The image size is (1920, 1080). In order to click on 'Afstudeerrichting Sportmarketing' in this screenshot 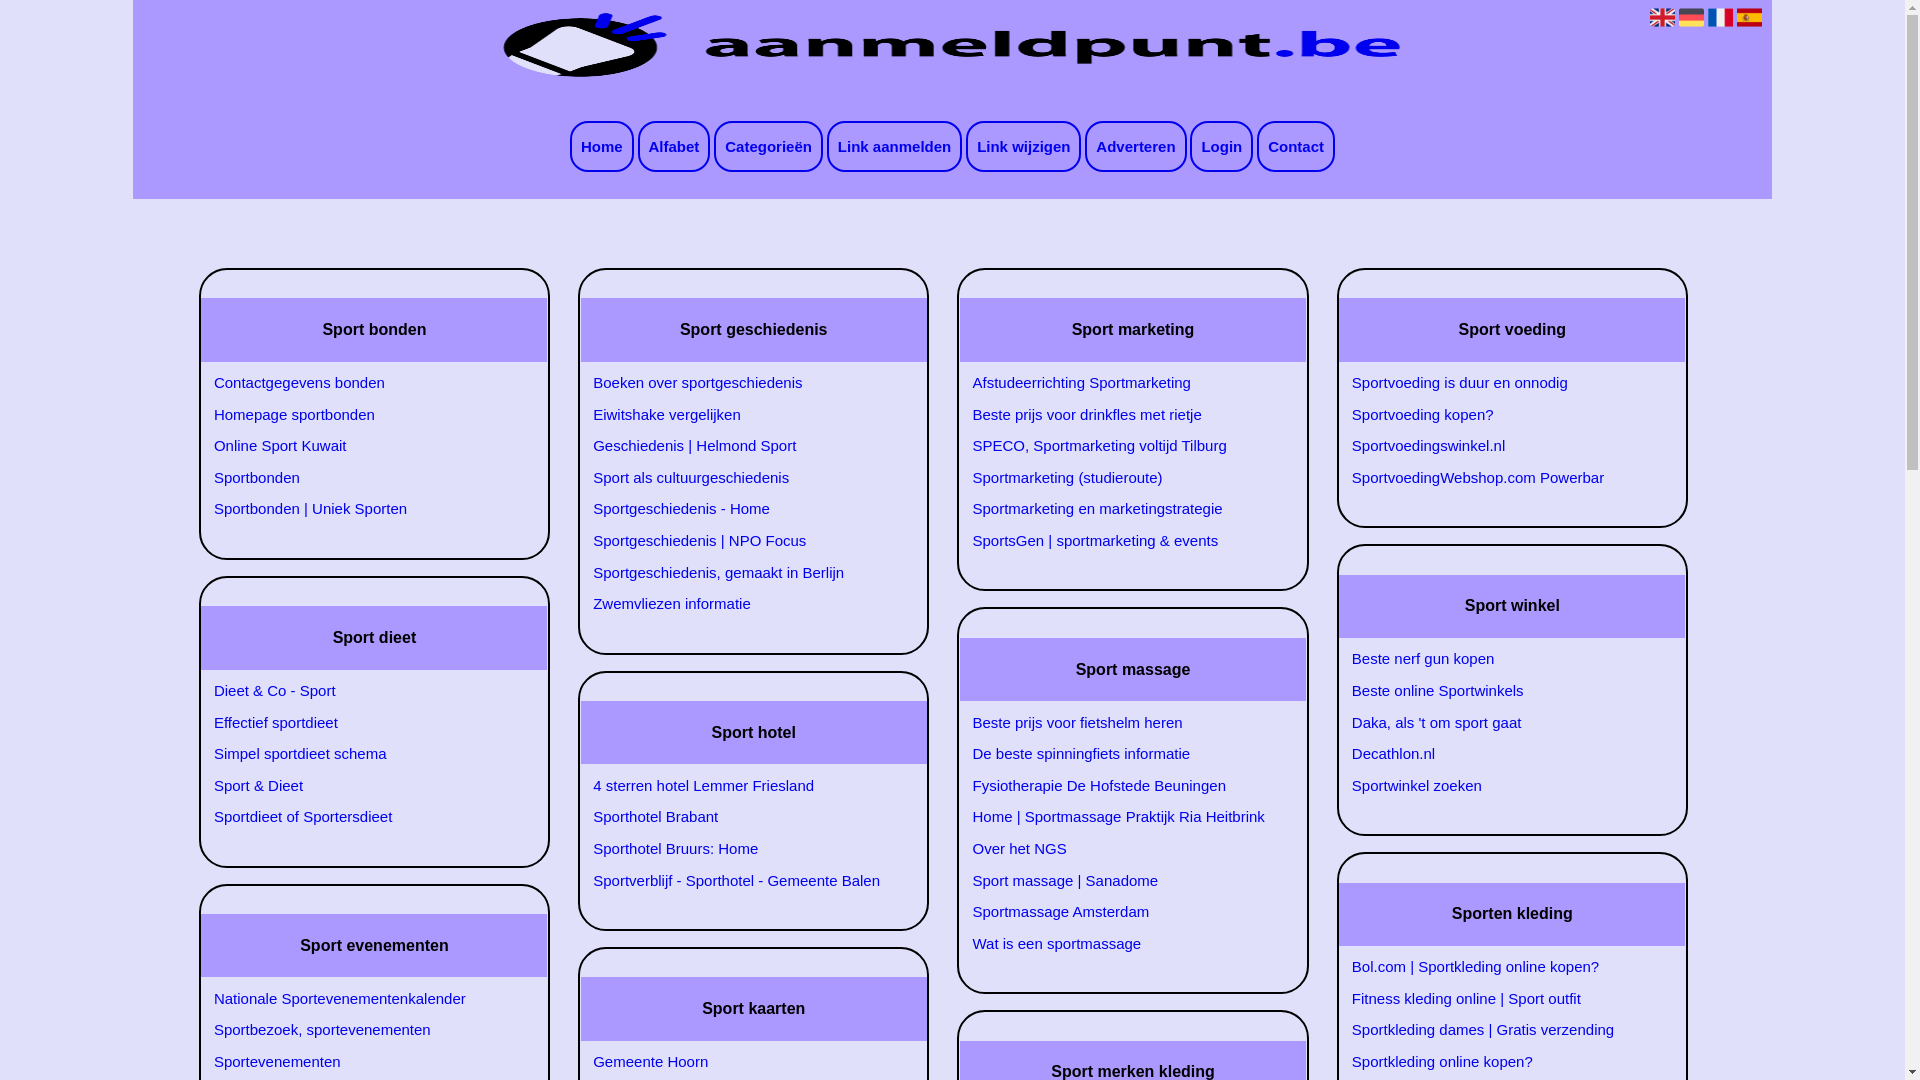, I will do `click(1121, 382)`.